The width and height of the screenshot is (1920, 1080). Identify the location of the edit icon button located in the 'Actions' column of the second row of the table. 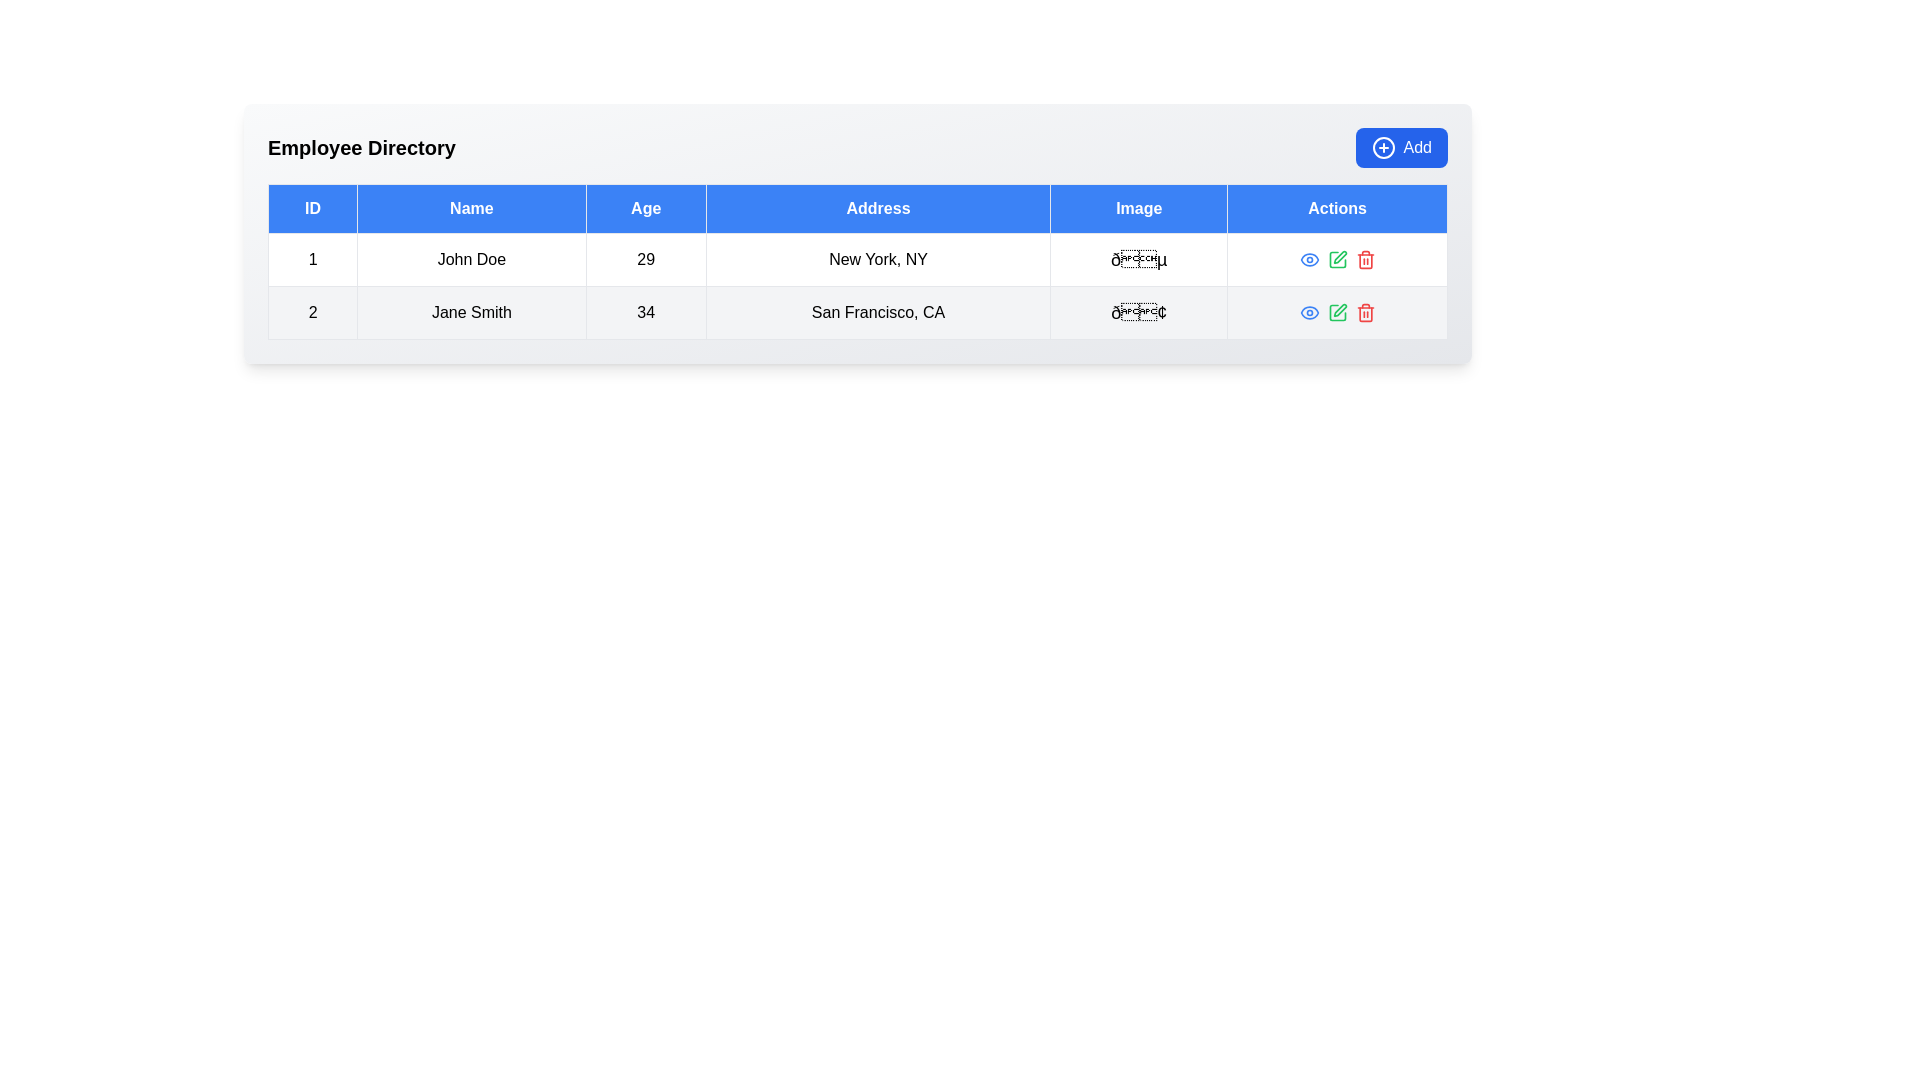
(1337, 258).